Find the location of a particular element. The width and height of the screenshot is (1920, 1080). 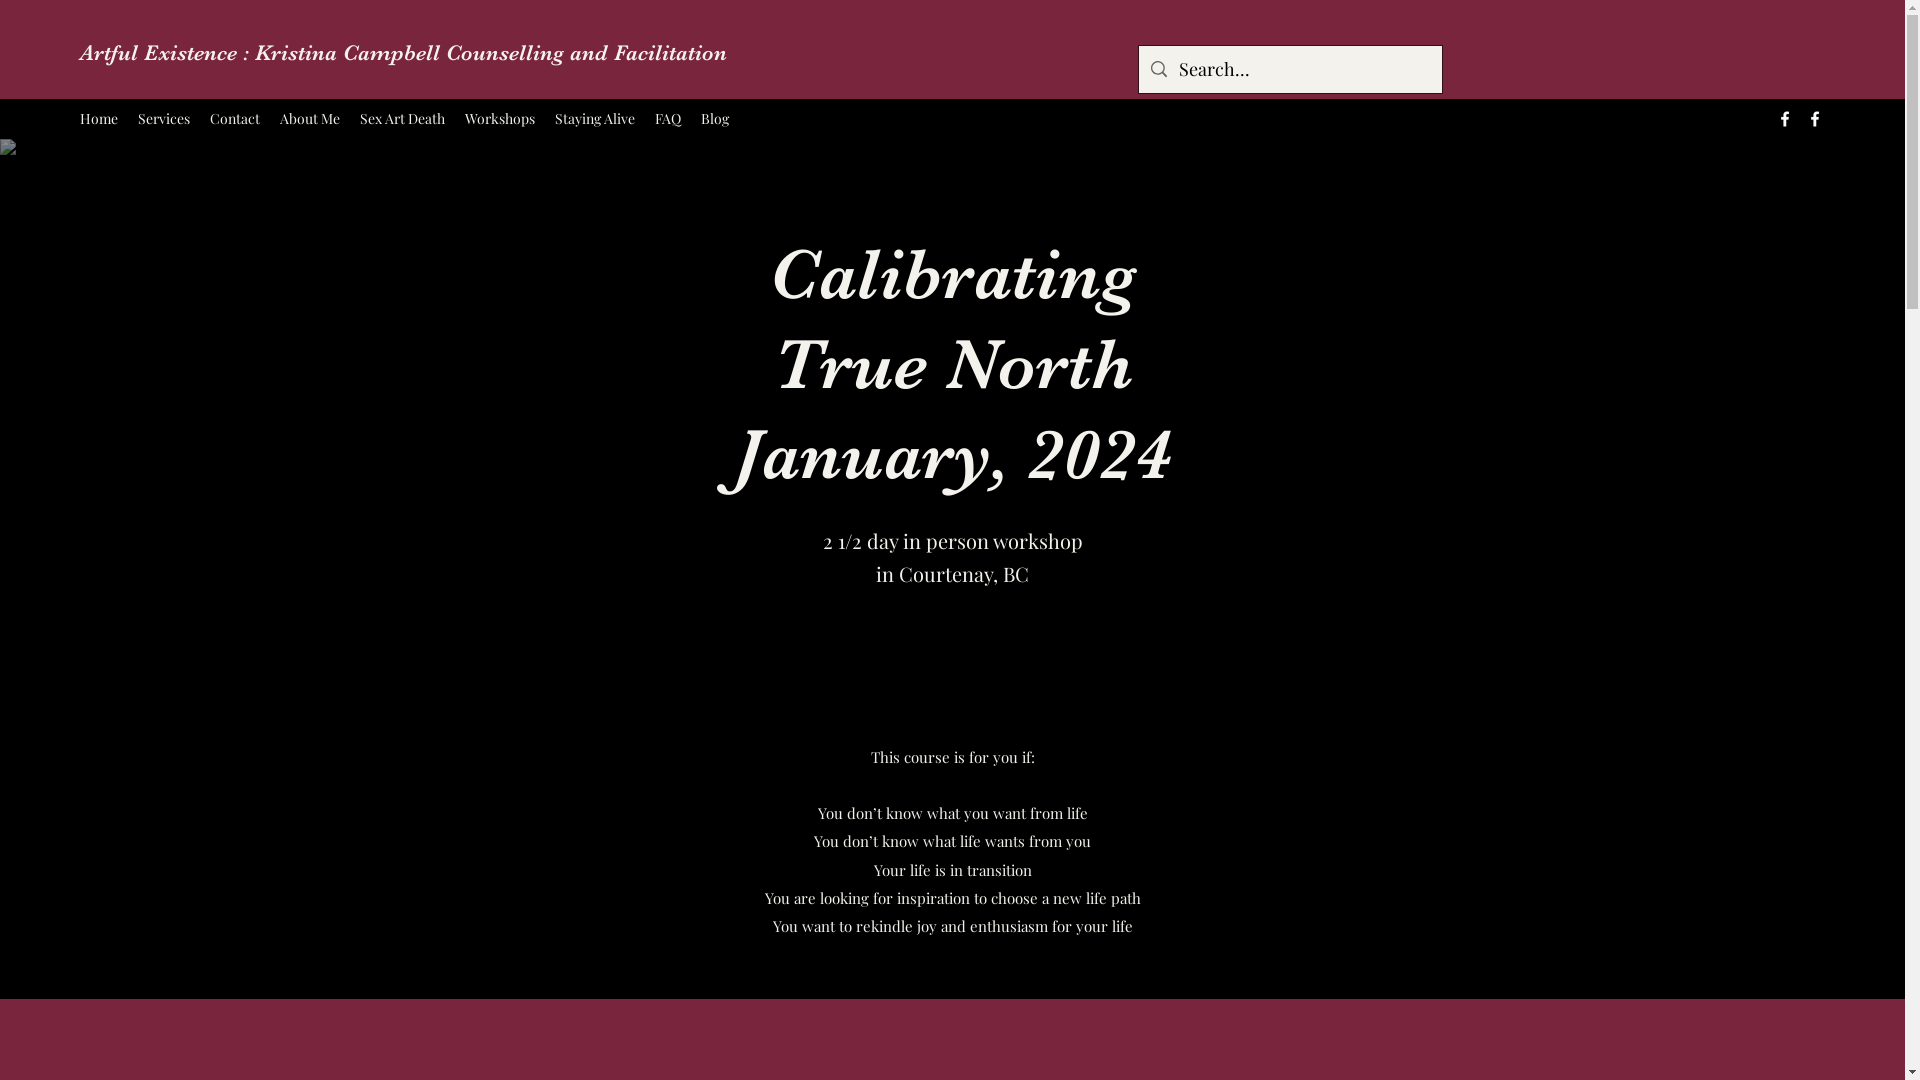

'Services' is located at coordinates (163, 119).